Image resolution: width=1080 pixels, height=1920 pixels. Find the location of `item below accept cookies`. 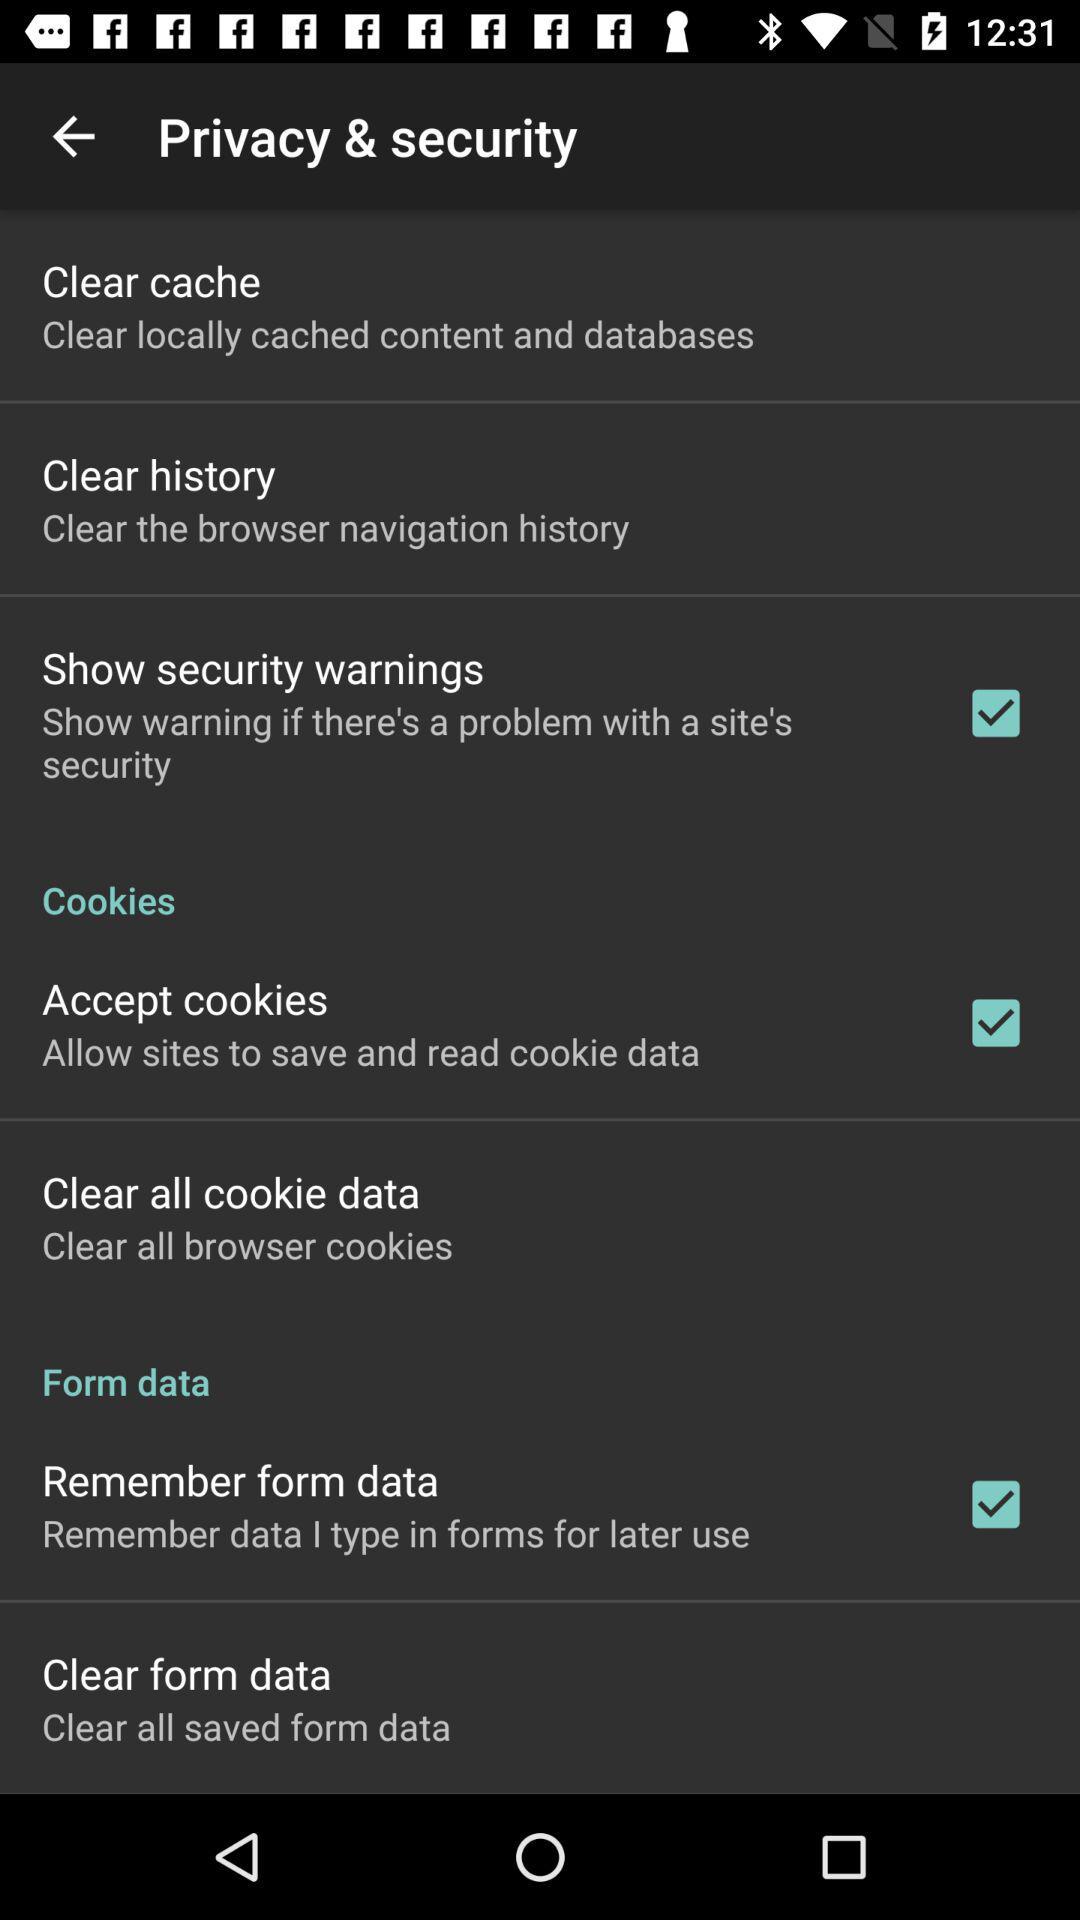

item below accept cookies is located at coordinates (371, 1050).